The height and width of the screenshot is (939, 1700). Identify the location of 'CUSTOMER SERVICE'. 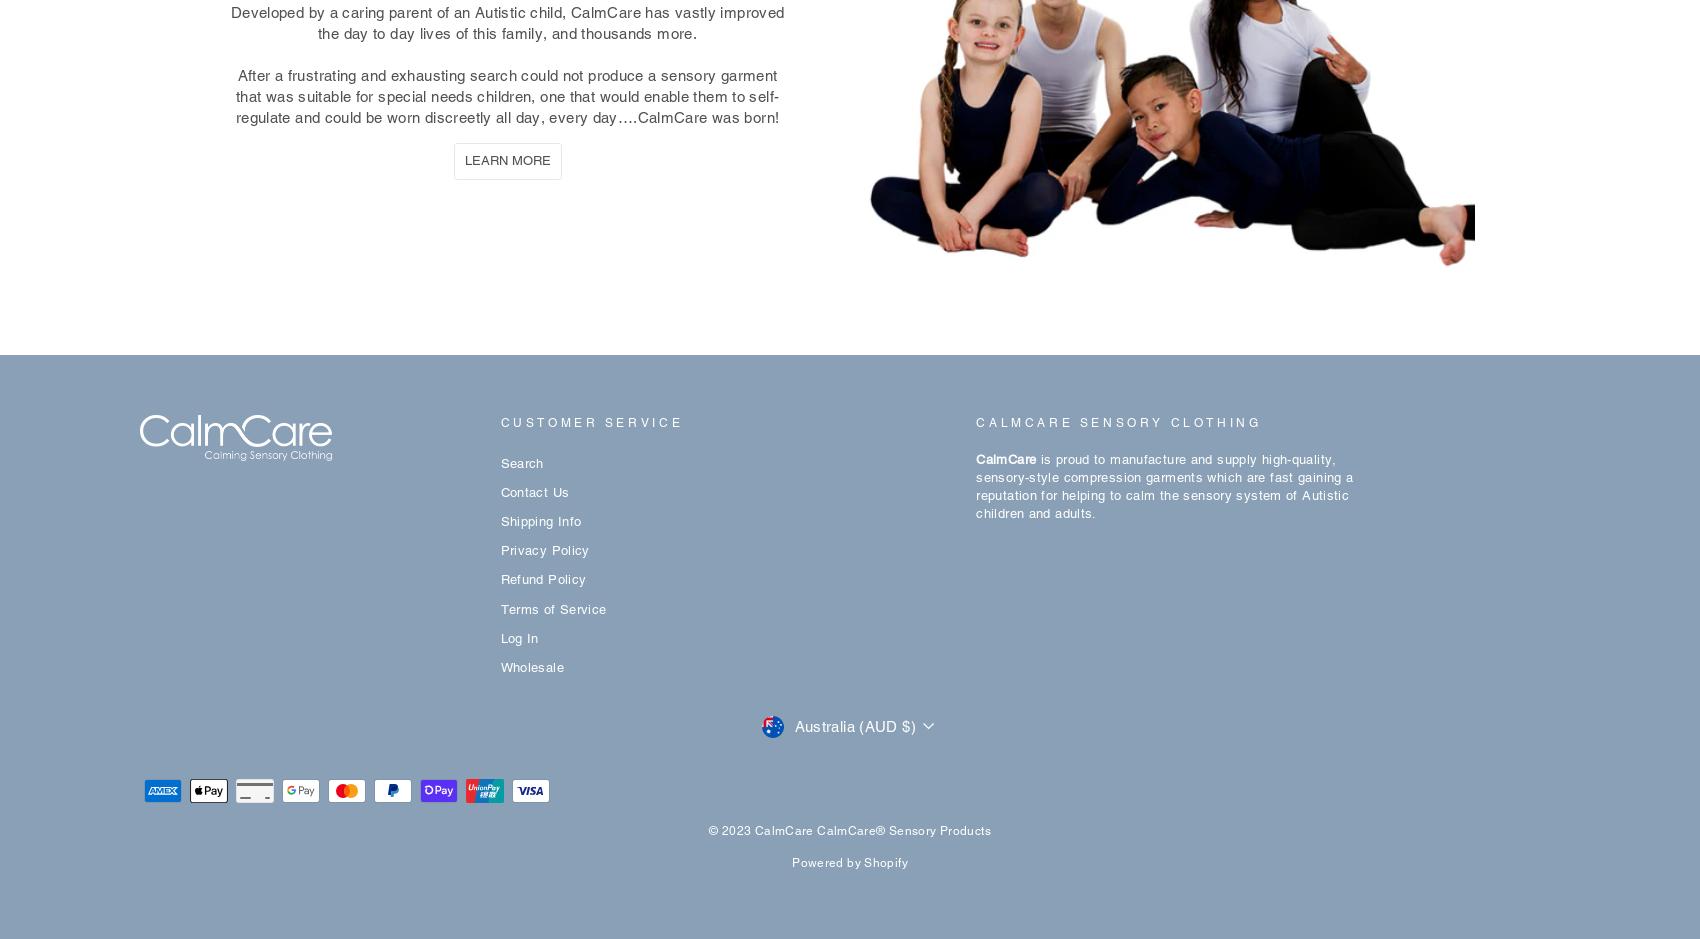
(590, 420).